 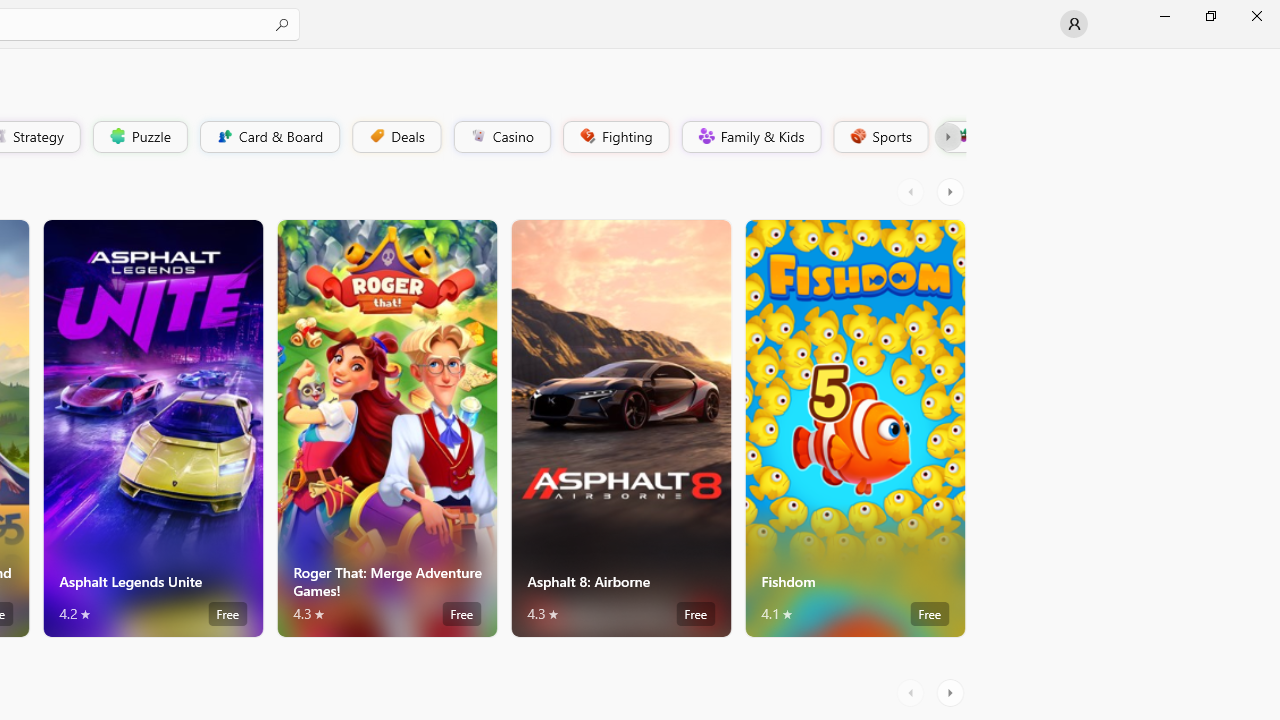 I want to click on 'Restore Microsoft Store', so click(x=1209, y=15).